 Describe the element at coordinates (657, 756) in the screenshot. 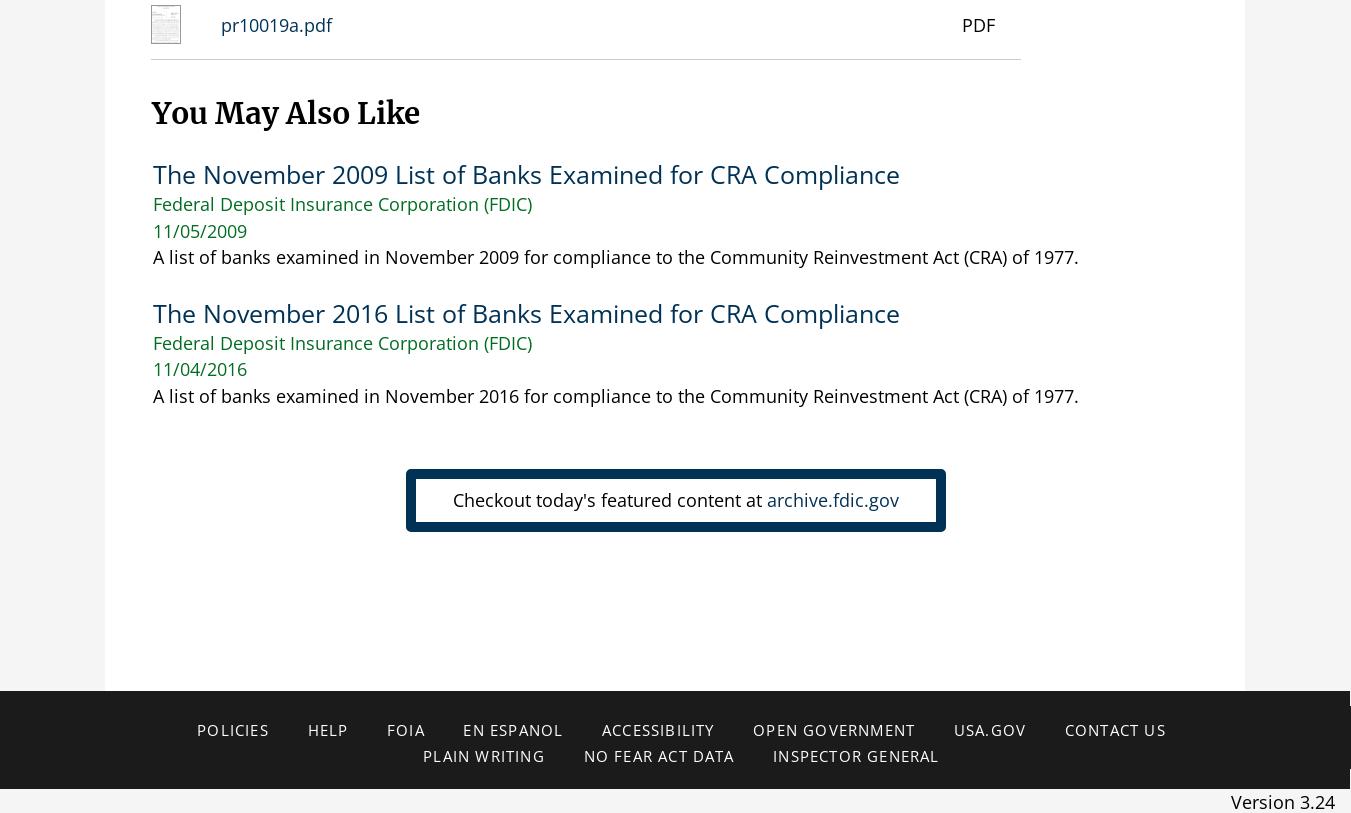

I see `'NO FEAR ACT DATA'` at that location.